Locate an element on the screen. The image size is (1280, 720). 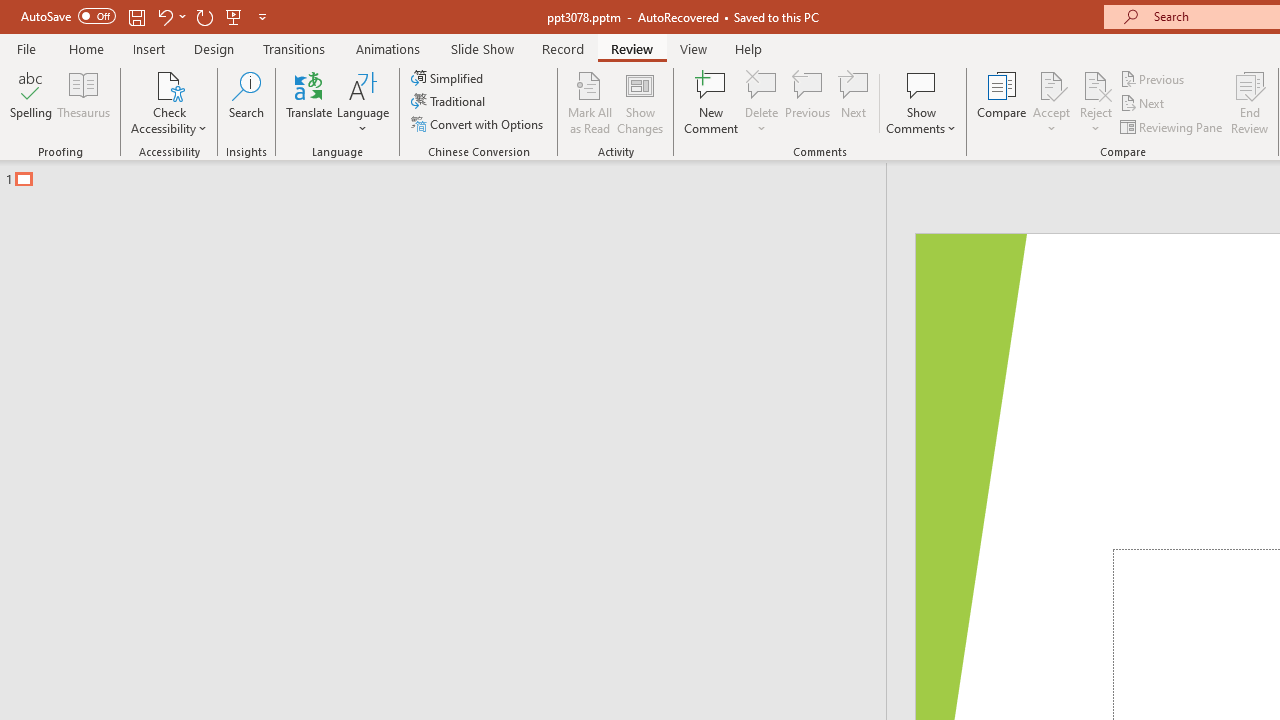
'Reject Change' is located at coordinates (1095, 84).